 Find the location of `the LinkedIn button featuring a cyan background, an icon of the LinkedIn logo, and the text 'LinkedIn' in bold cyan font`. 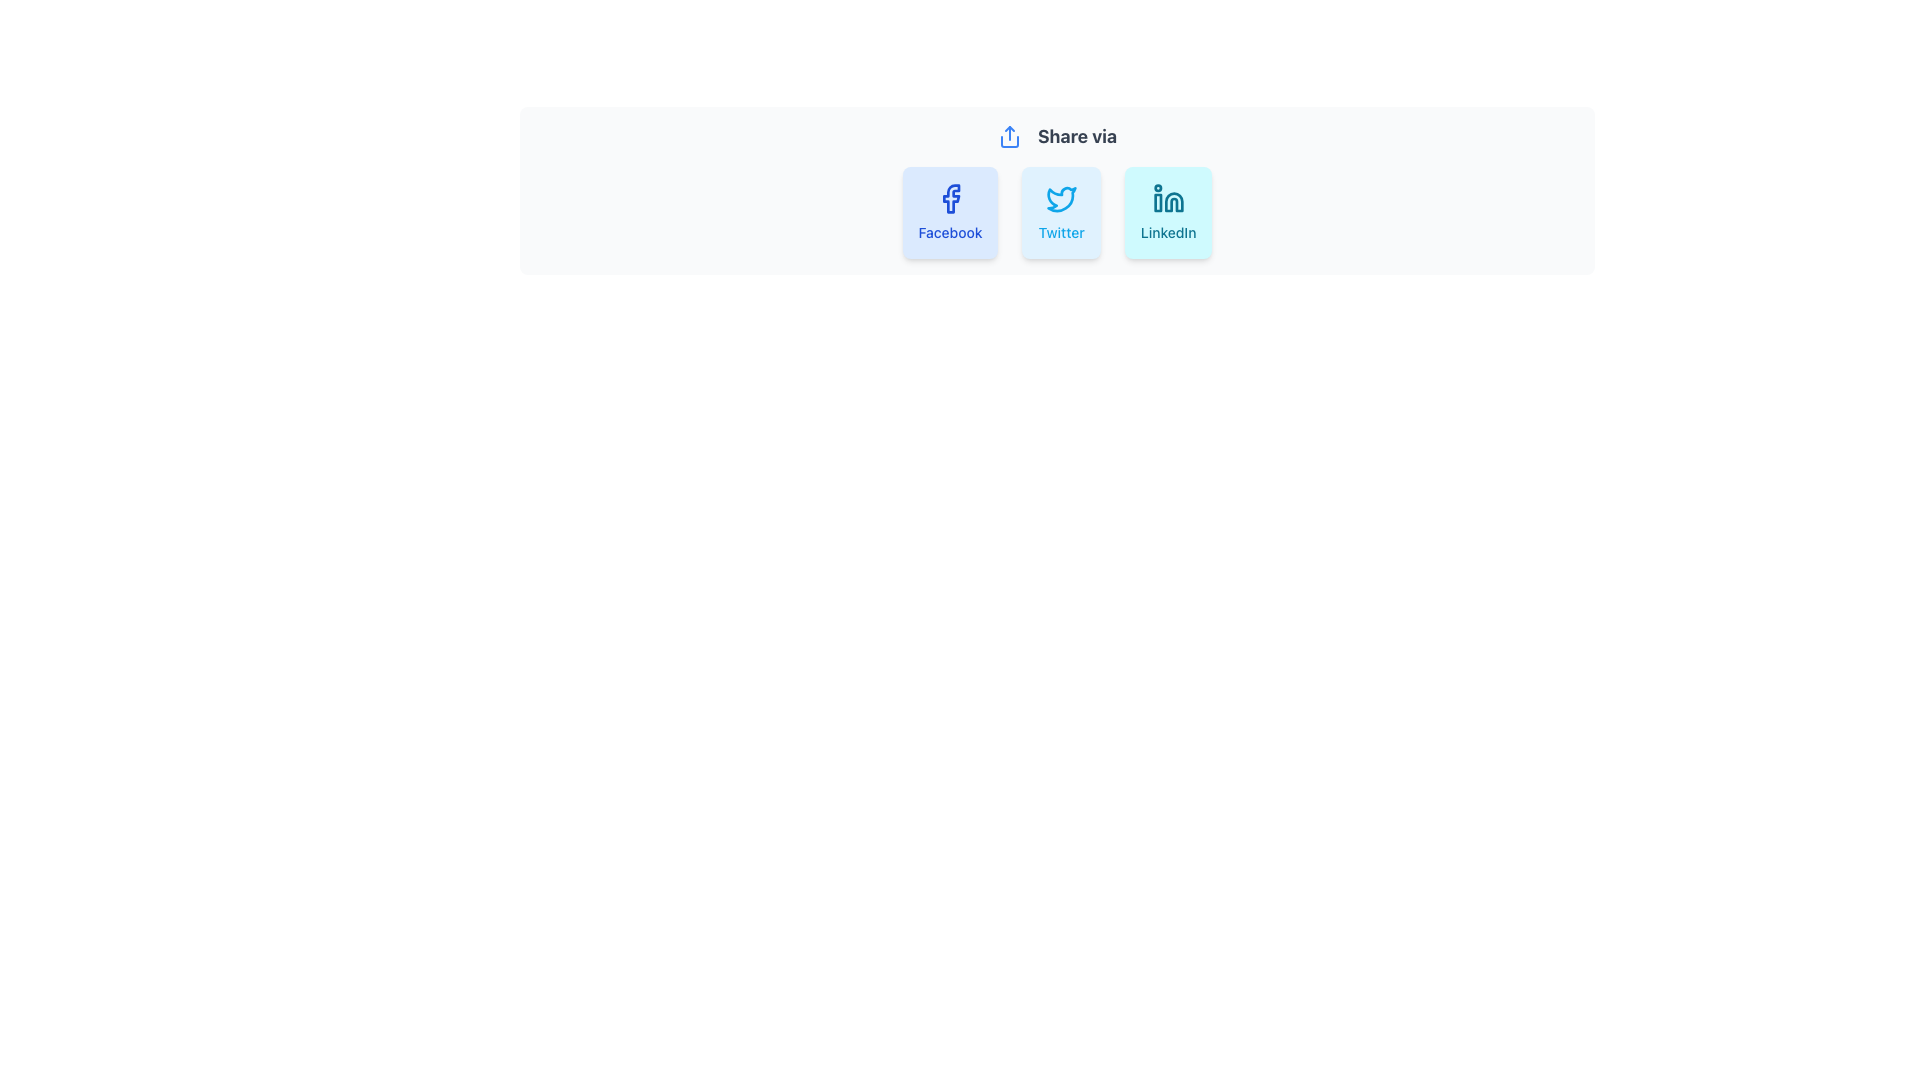

the LinkedIn button featuring a cyan background, an icon of the LinkedIn logo, and the text 'LinkedIn' in bold cyan font is located at coordinates (1168, 212).